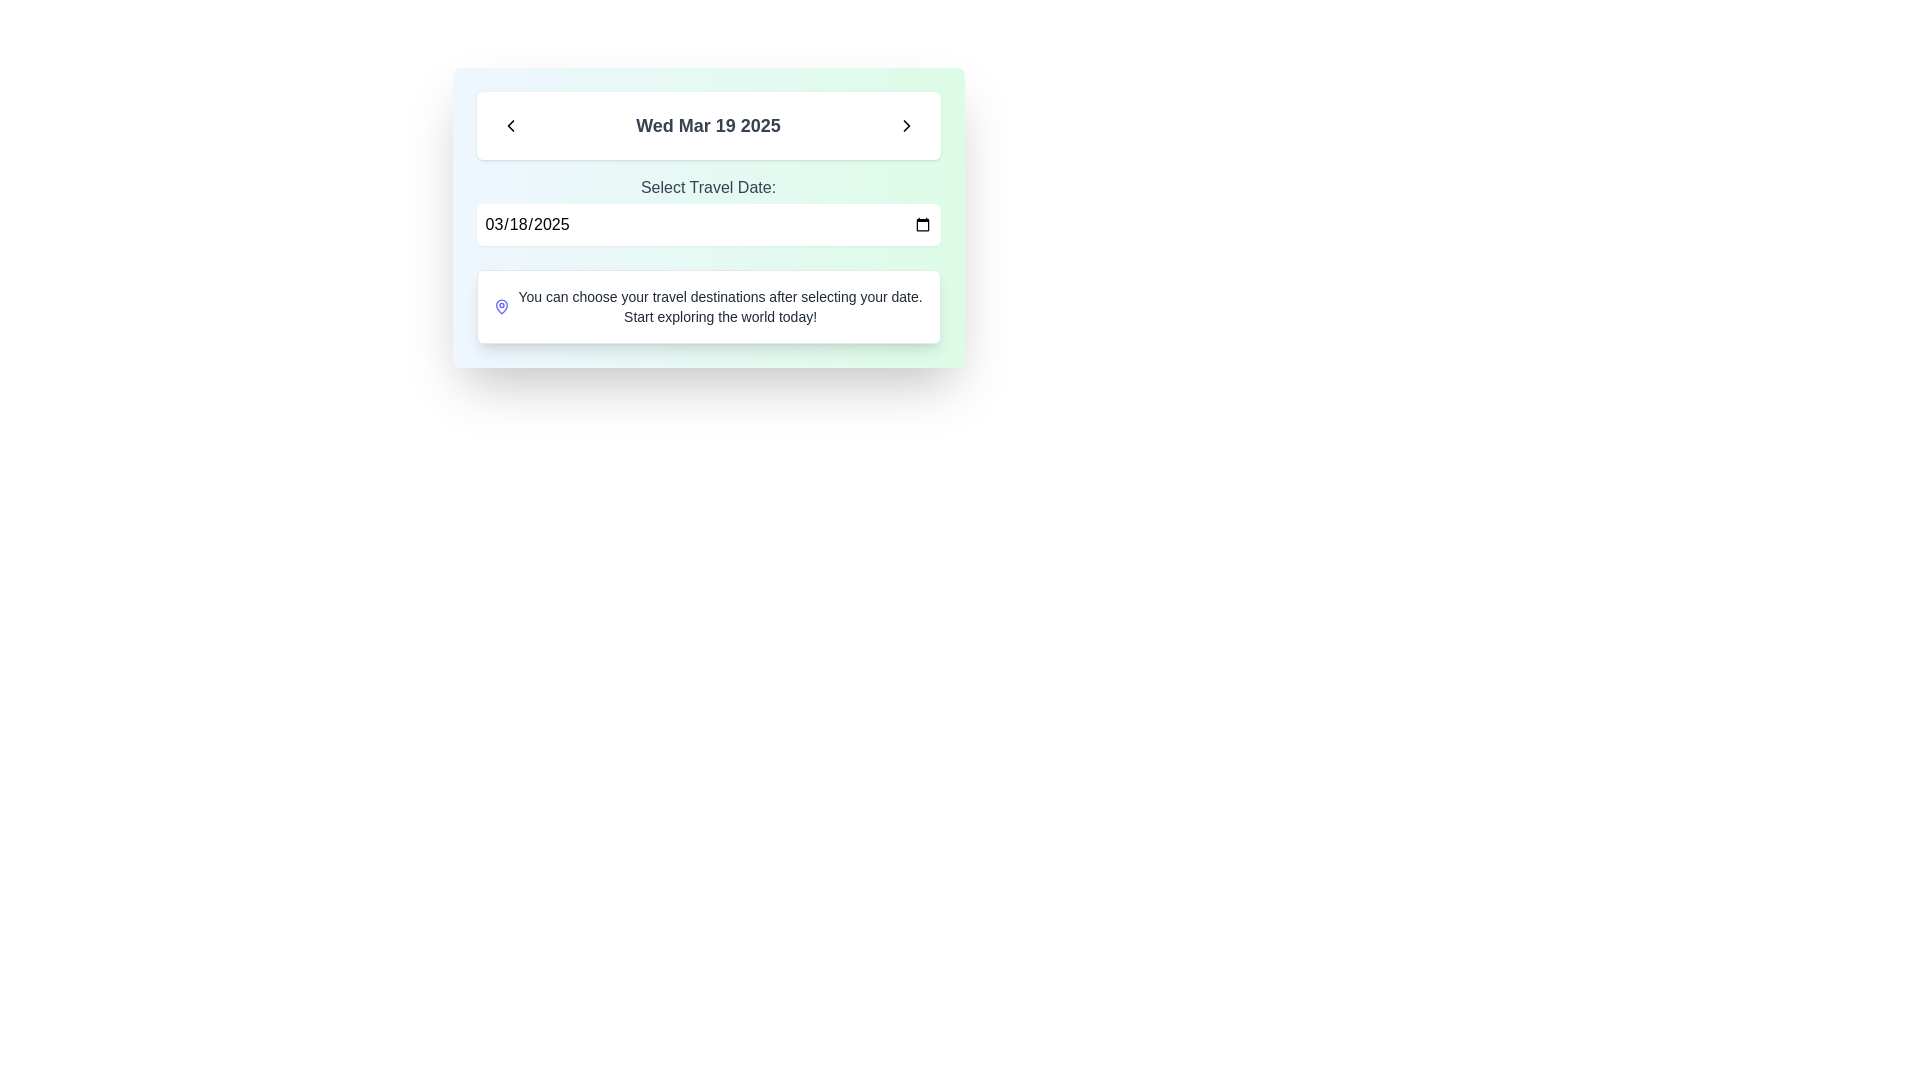  What do you see at coordinates (510, 126) in the screenshot?
I see `the navigational icon located to the left of the text 'Wed Mar 19 2025'` at bounding box center [510, 126].